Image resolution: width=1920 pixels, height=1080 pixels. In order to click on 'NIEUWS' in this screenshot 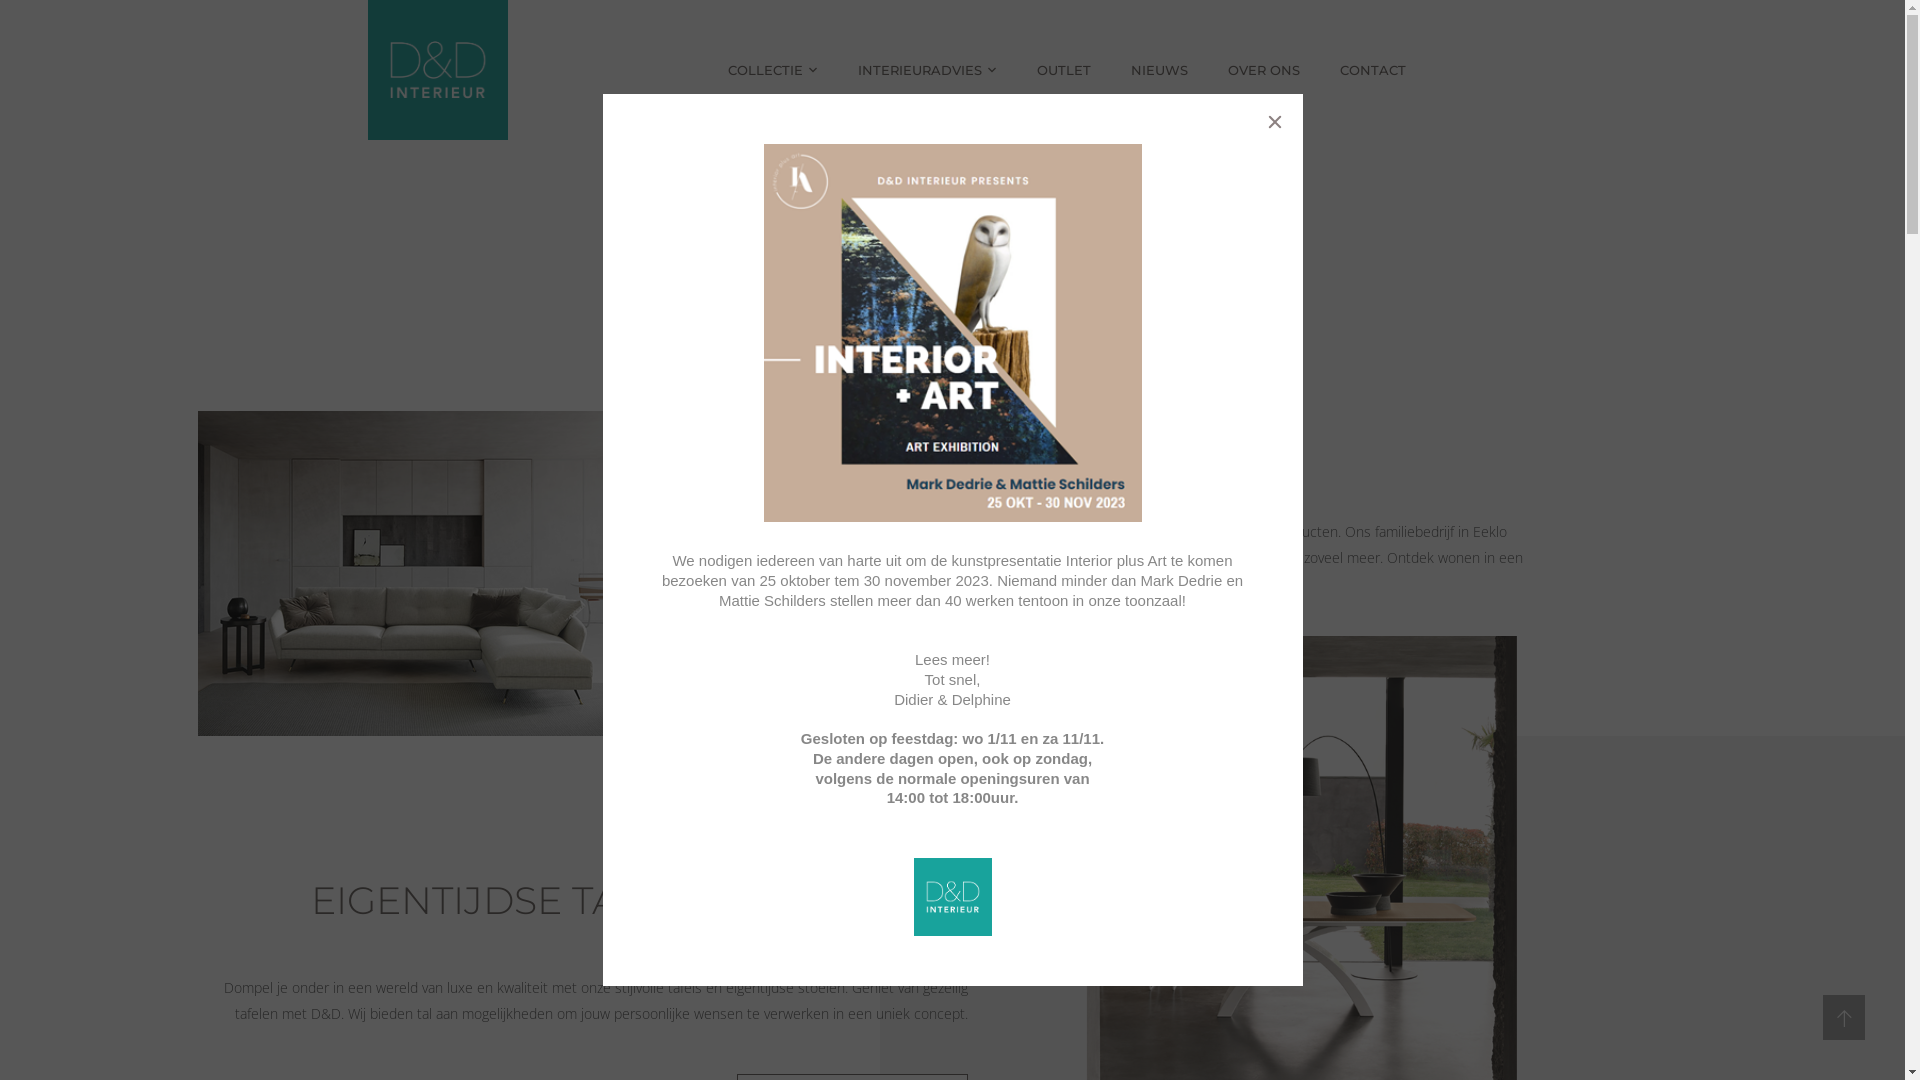, I will do `click(1159, 68)`.